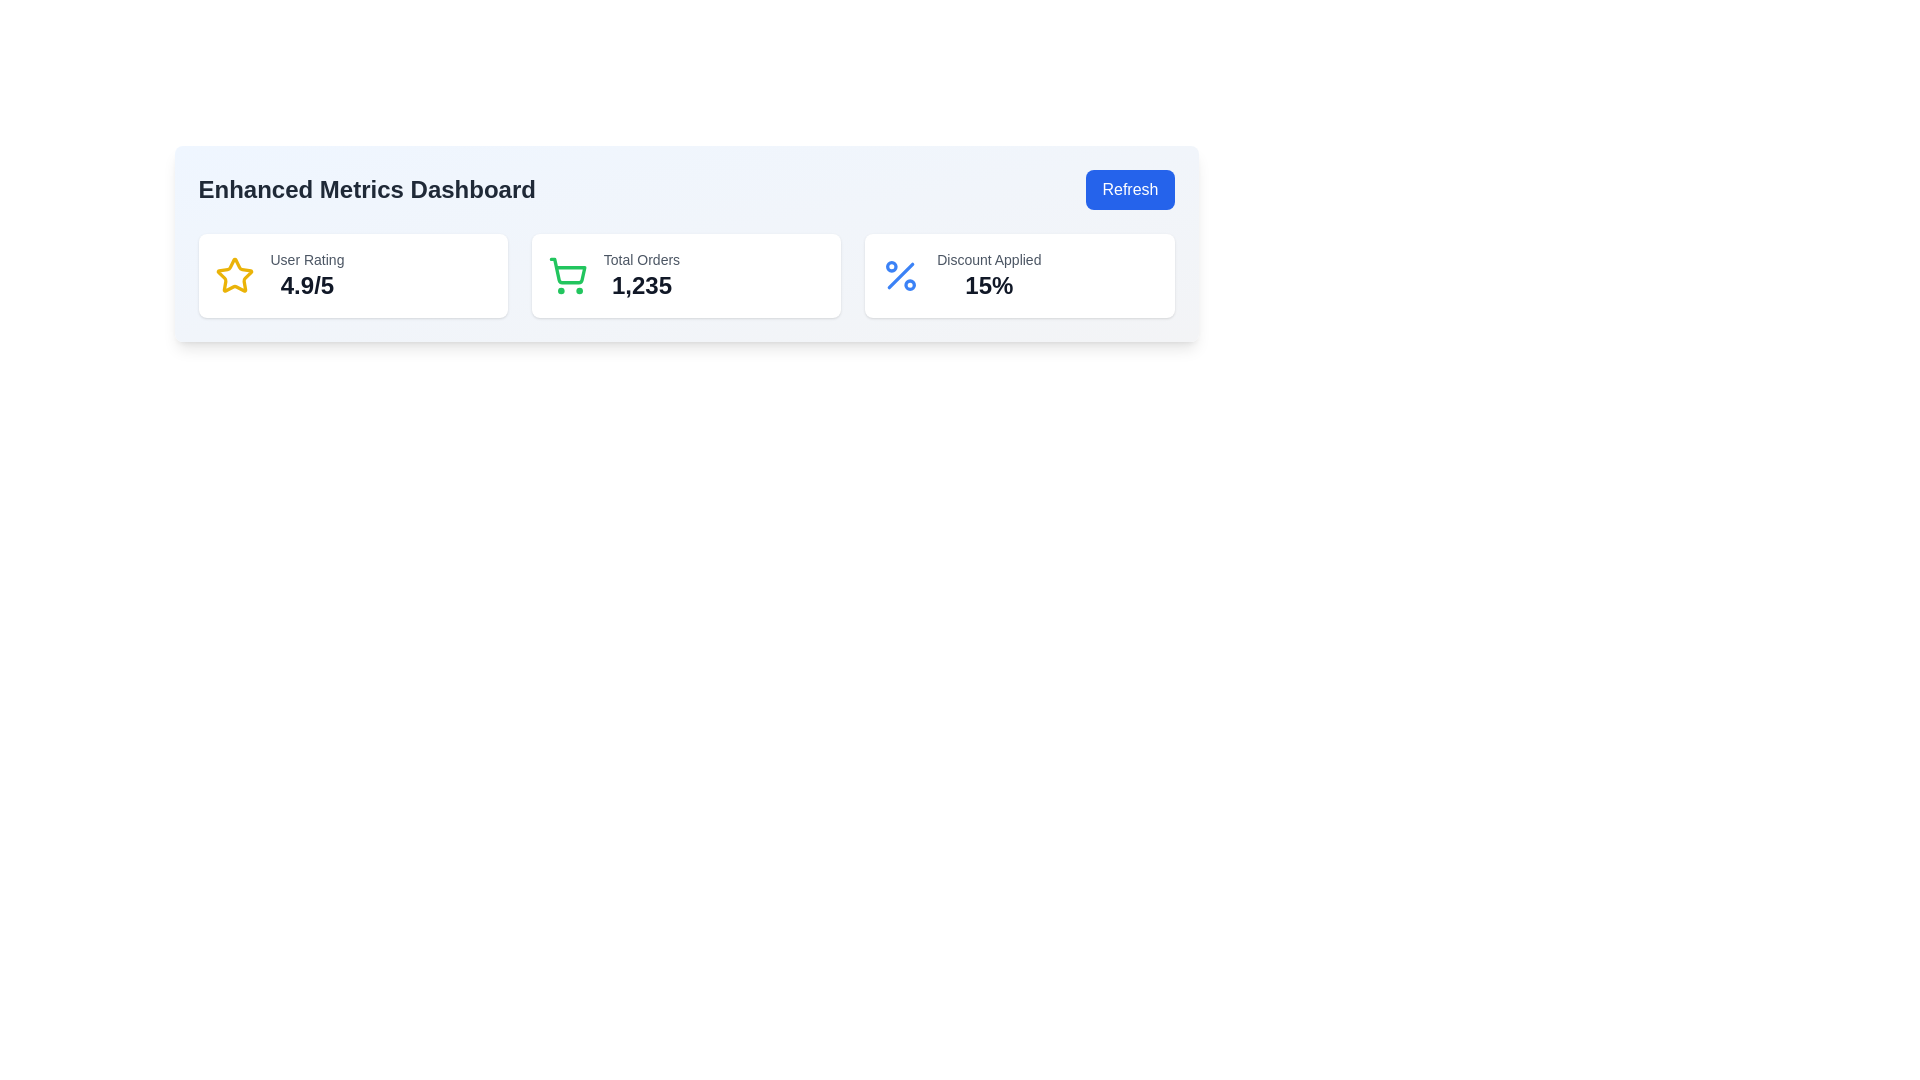 The image size is (1920, 1080). What do you see at coordinates (234, 276) in the screenshot?
I see `the decorative icon representing user ratings within the 'User Rating' card, located to the left of the '4.9/5' rating text` at bounding box center [234, 276].